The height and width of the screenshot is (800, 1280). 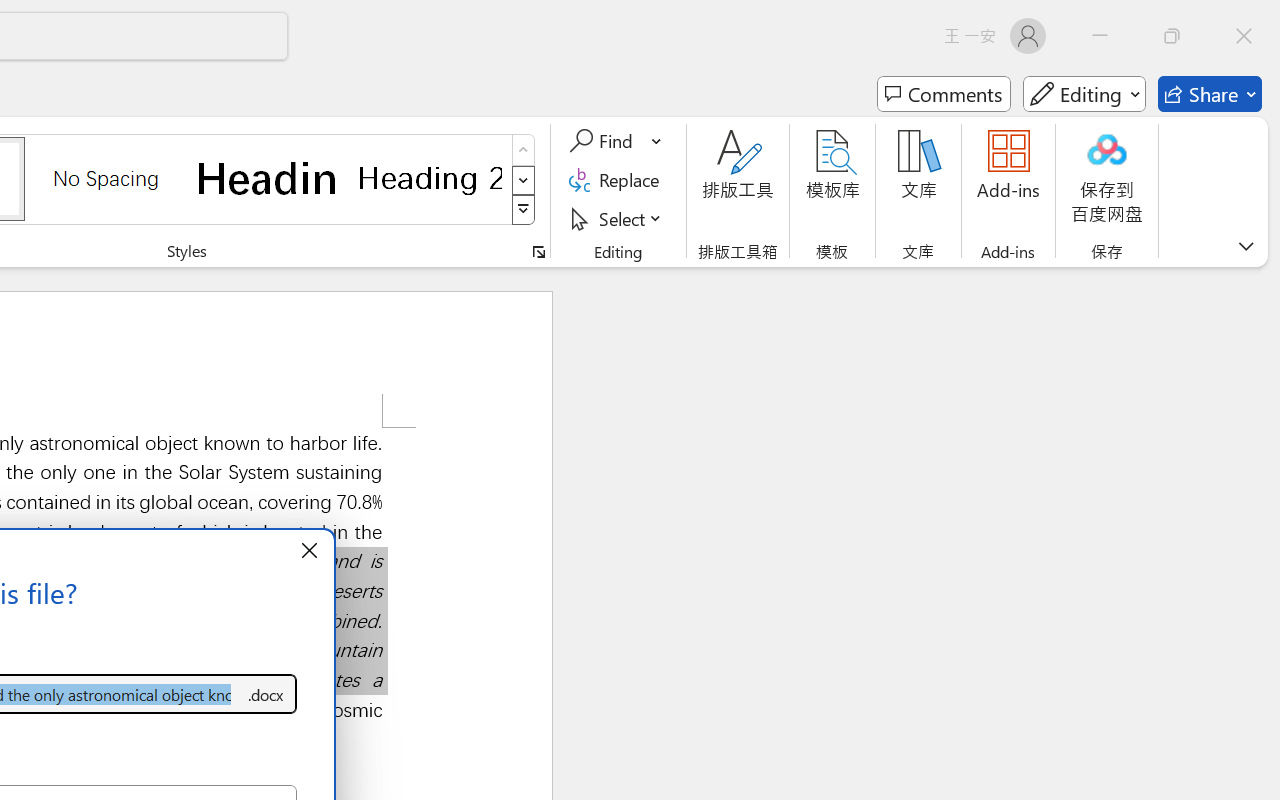 I want to click on 'Heading 1', so click(x=267, y=177).